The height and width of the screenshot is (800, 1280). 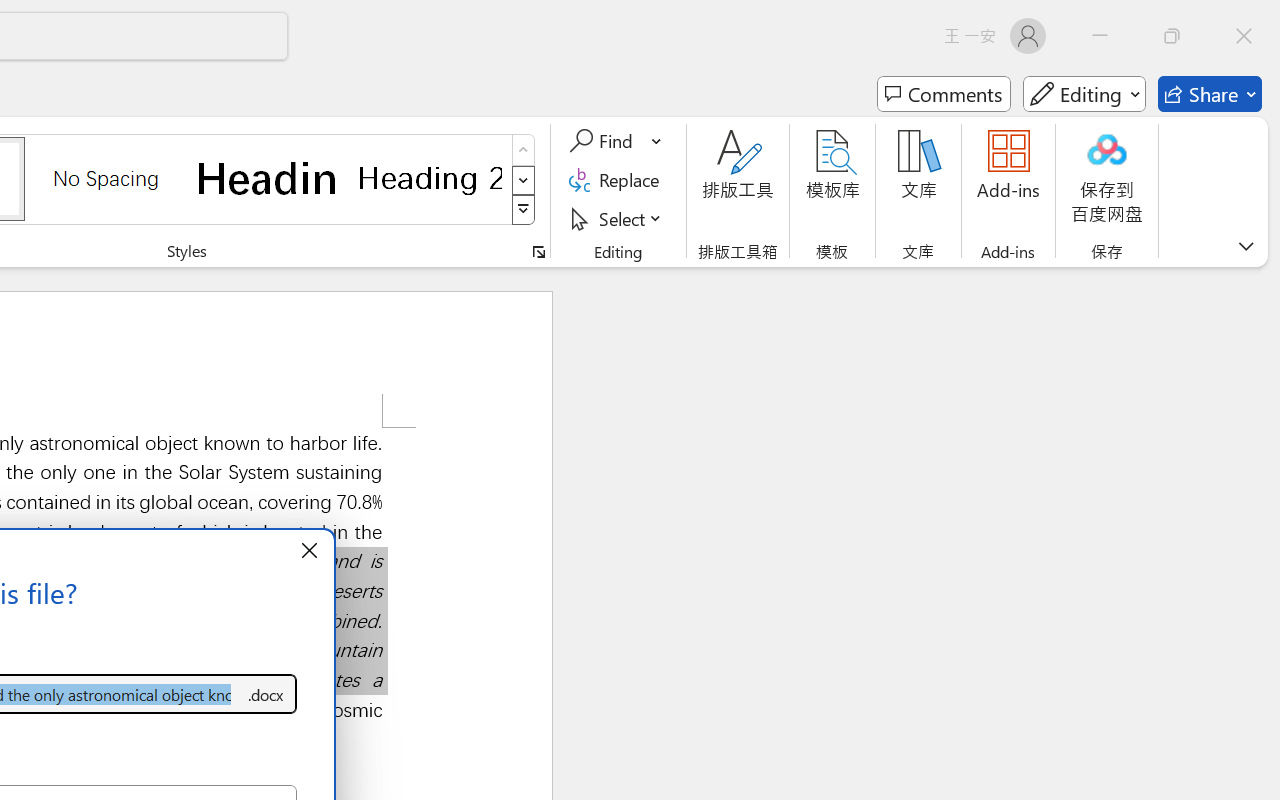 I want to click on 'Heading 1', so click(x=267, y=177).